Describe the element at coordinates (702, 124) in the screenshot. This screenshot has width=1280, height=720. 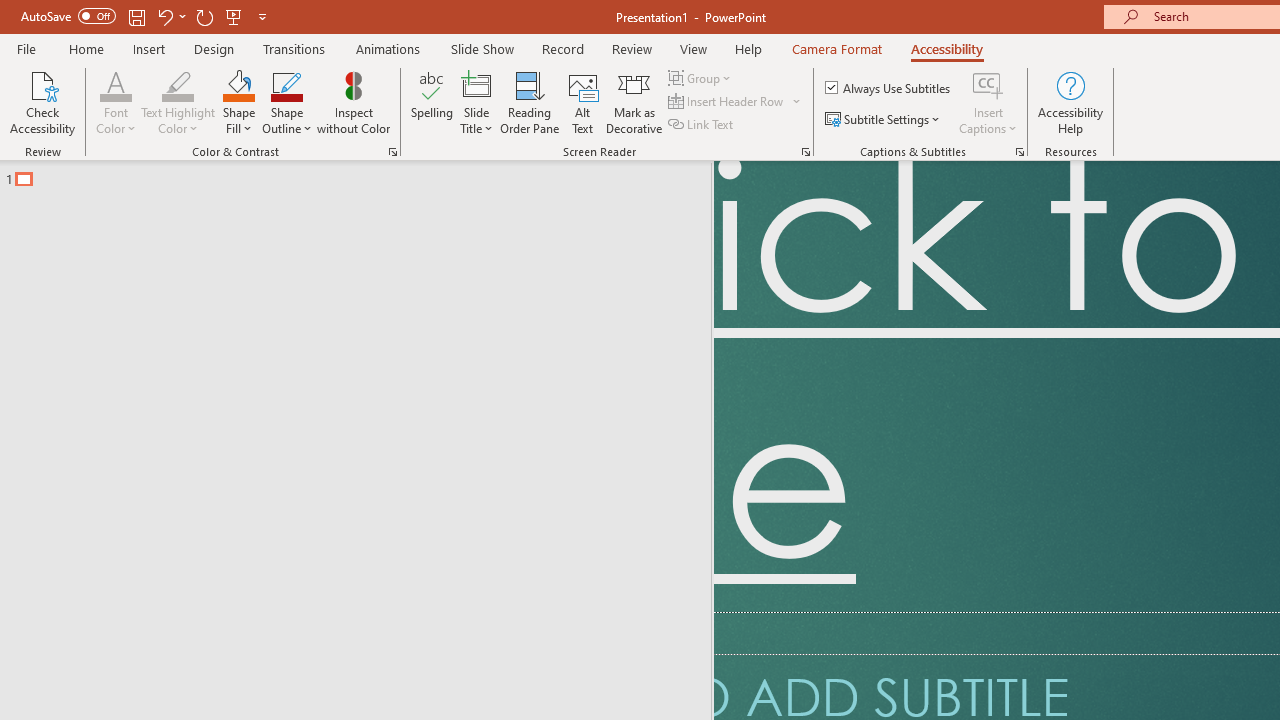
I see `'Link Text'` at that location.